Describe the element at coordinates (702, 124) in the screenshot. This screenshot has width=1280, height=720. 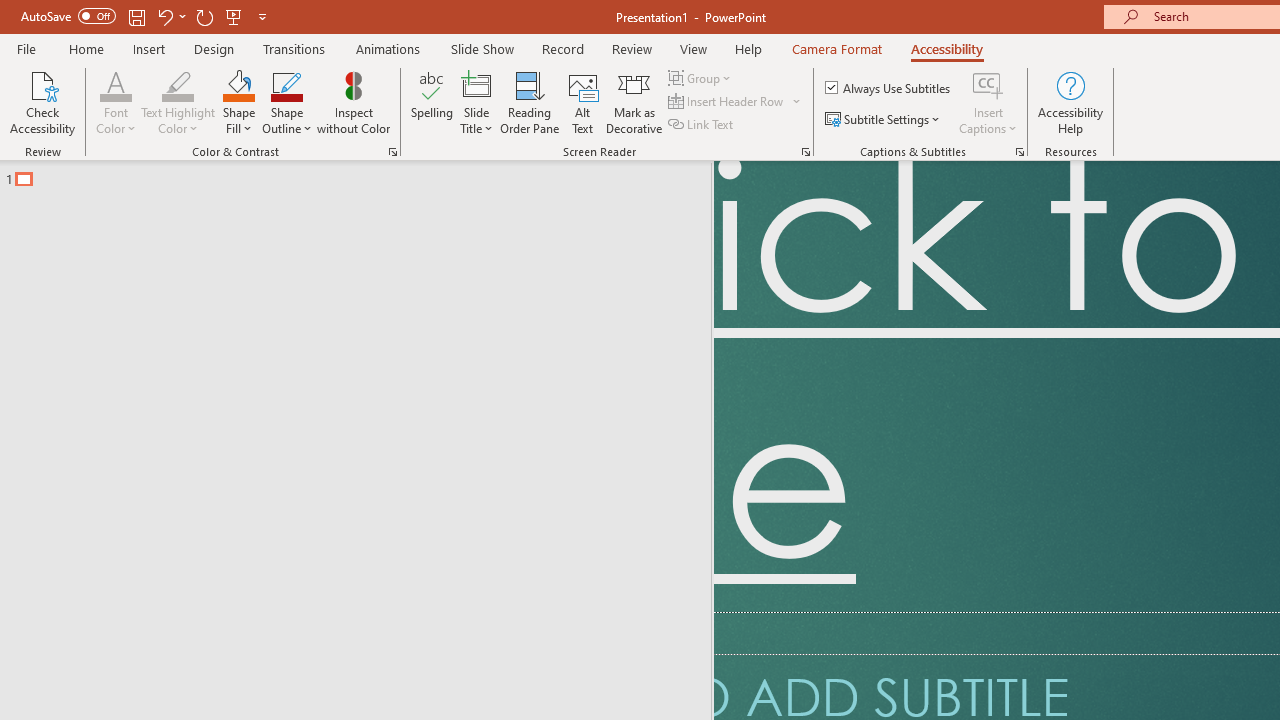
I see `'Link Text'` at that location.